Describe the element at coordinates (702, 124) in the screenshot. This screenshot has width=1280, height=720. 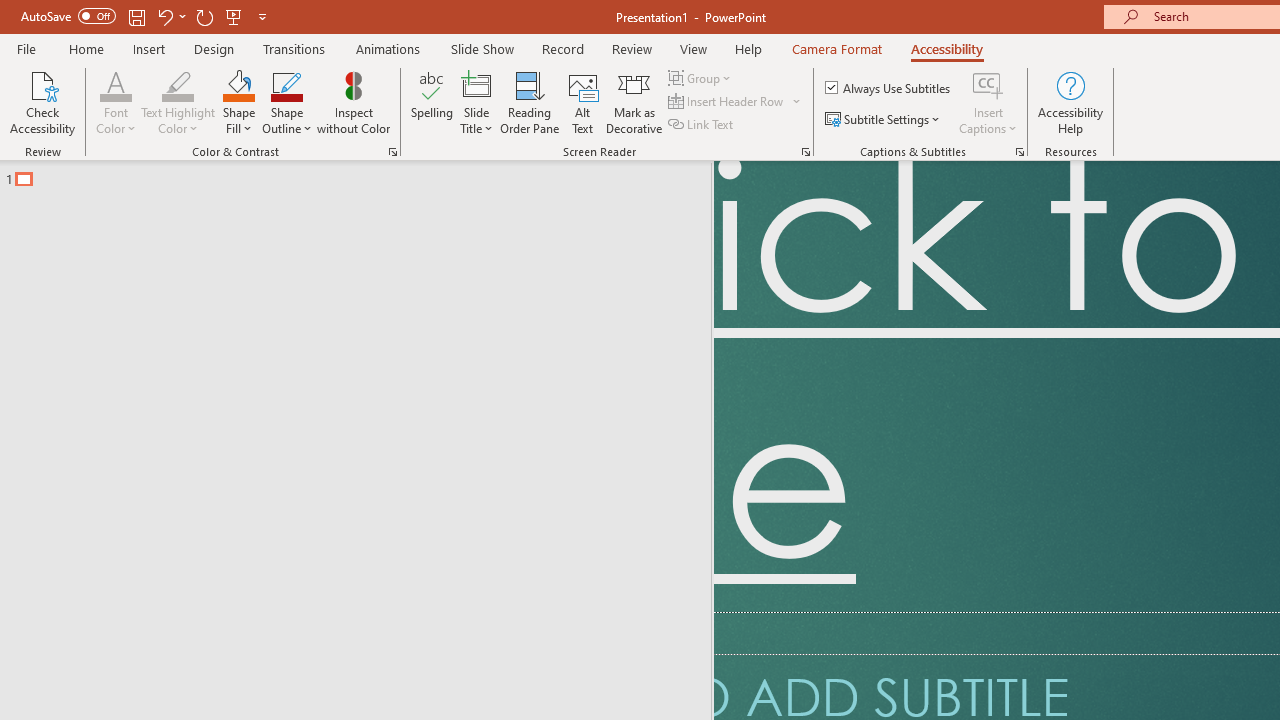
I see `'Link Text'` at that location.